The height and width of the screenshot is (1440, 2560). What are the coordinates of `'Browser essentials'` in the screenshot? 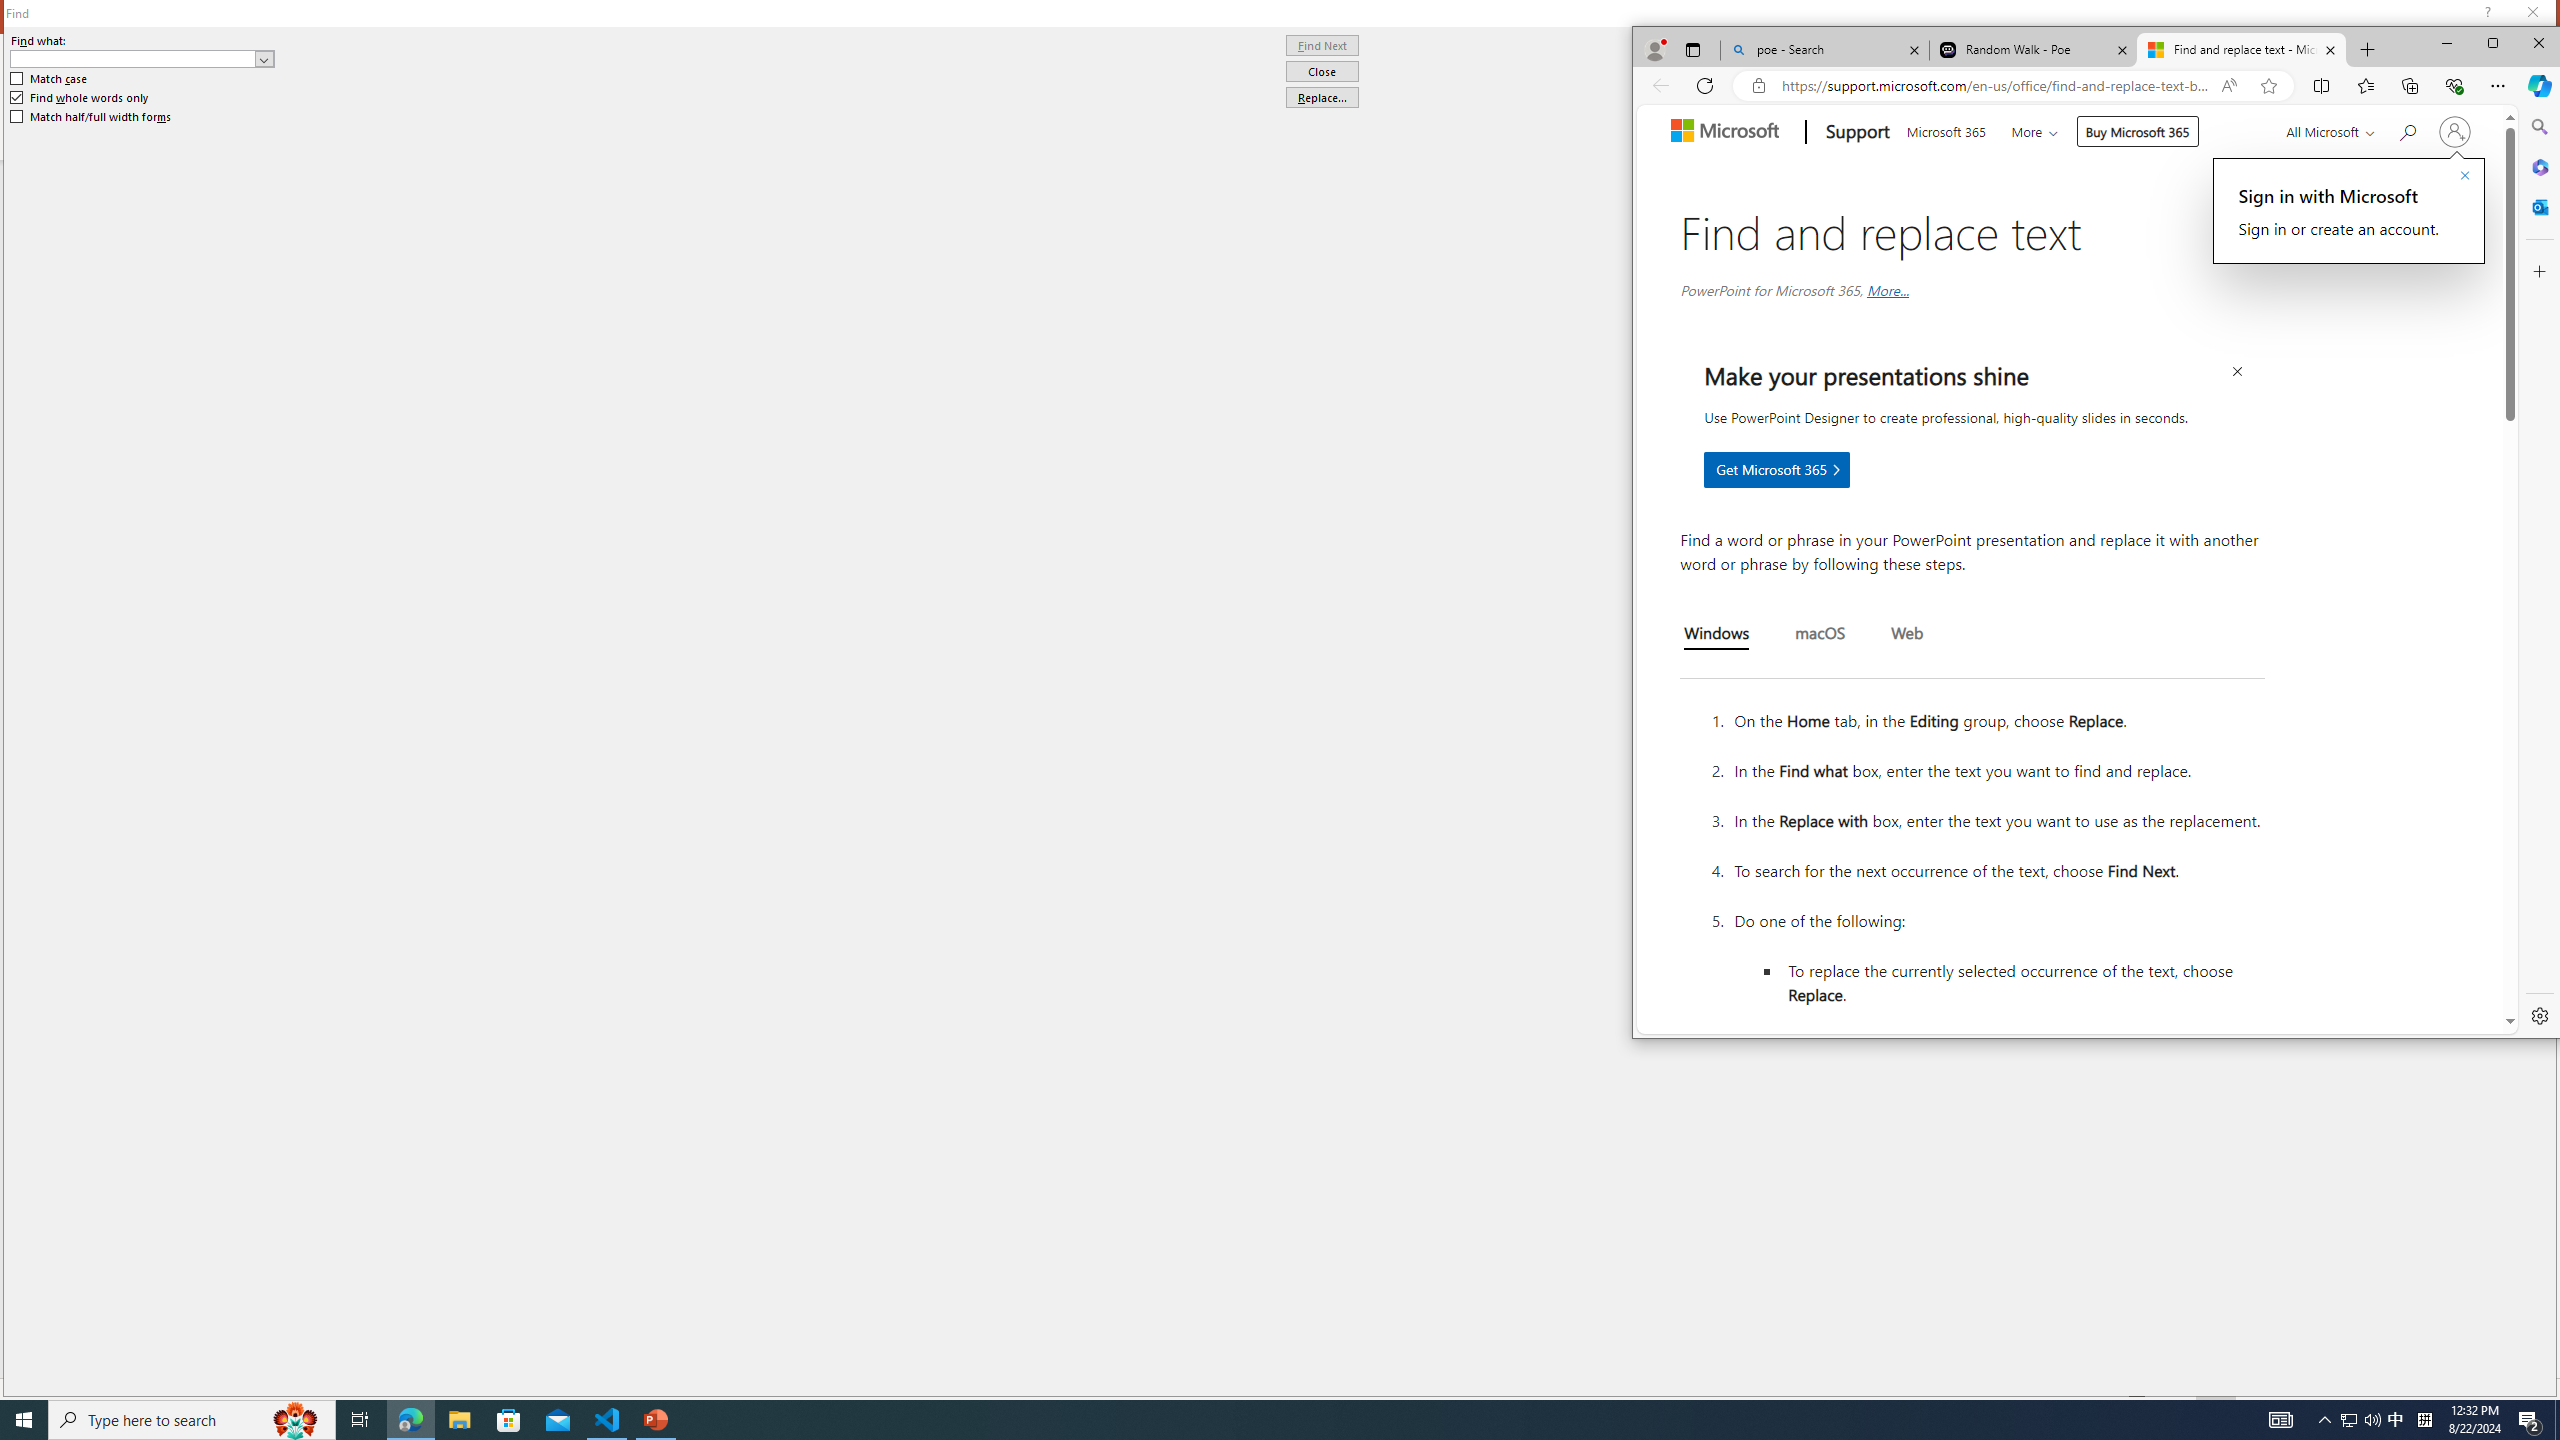 It's located at (2453, 84).